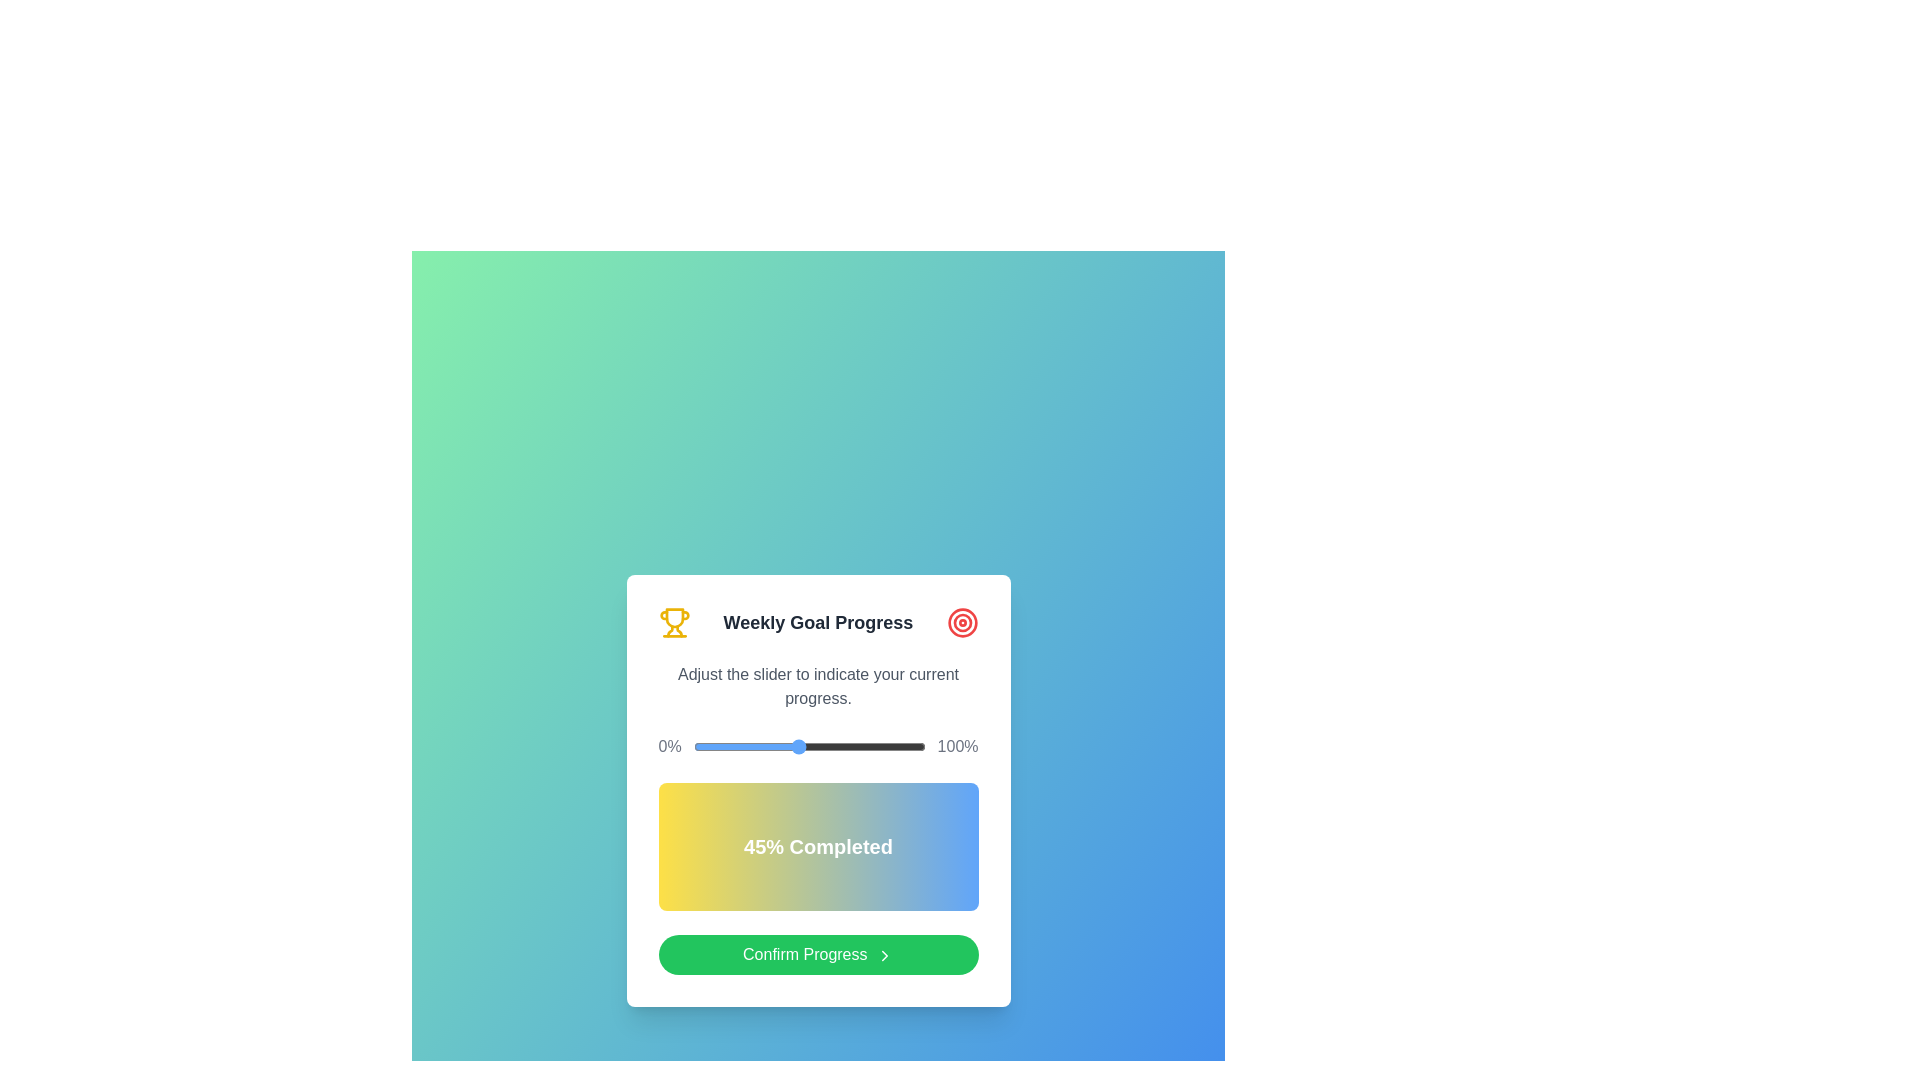 The height and width of the screenshot is (1080, 1920). I want to click on the progress value to 94% by dragging the slider, so click(910, 747).